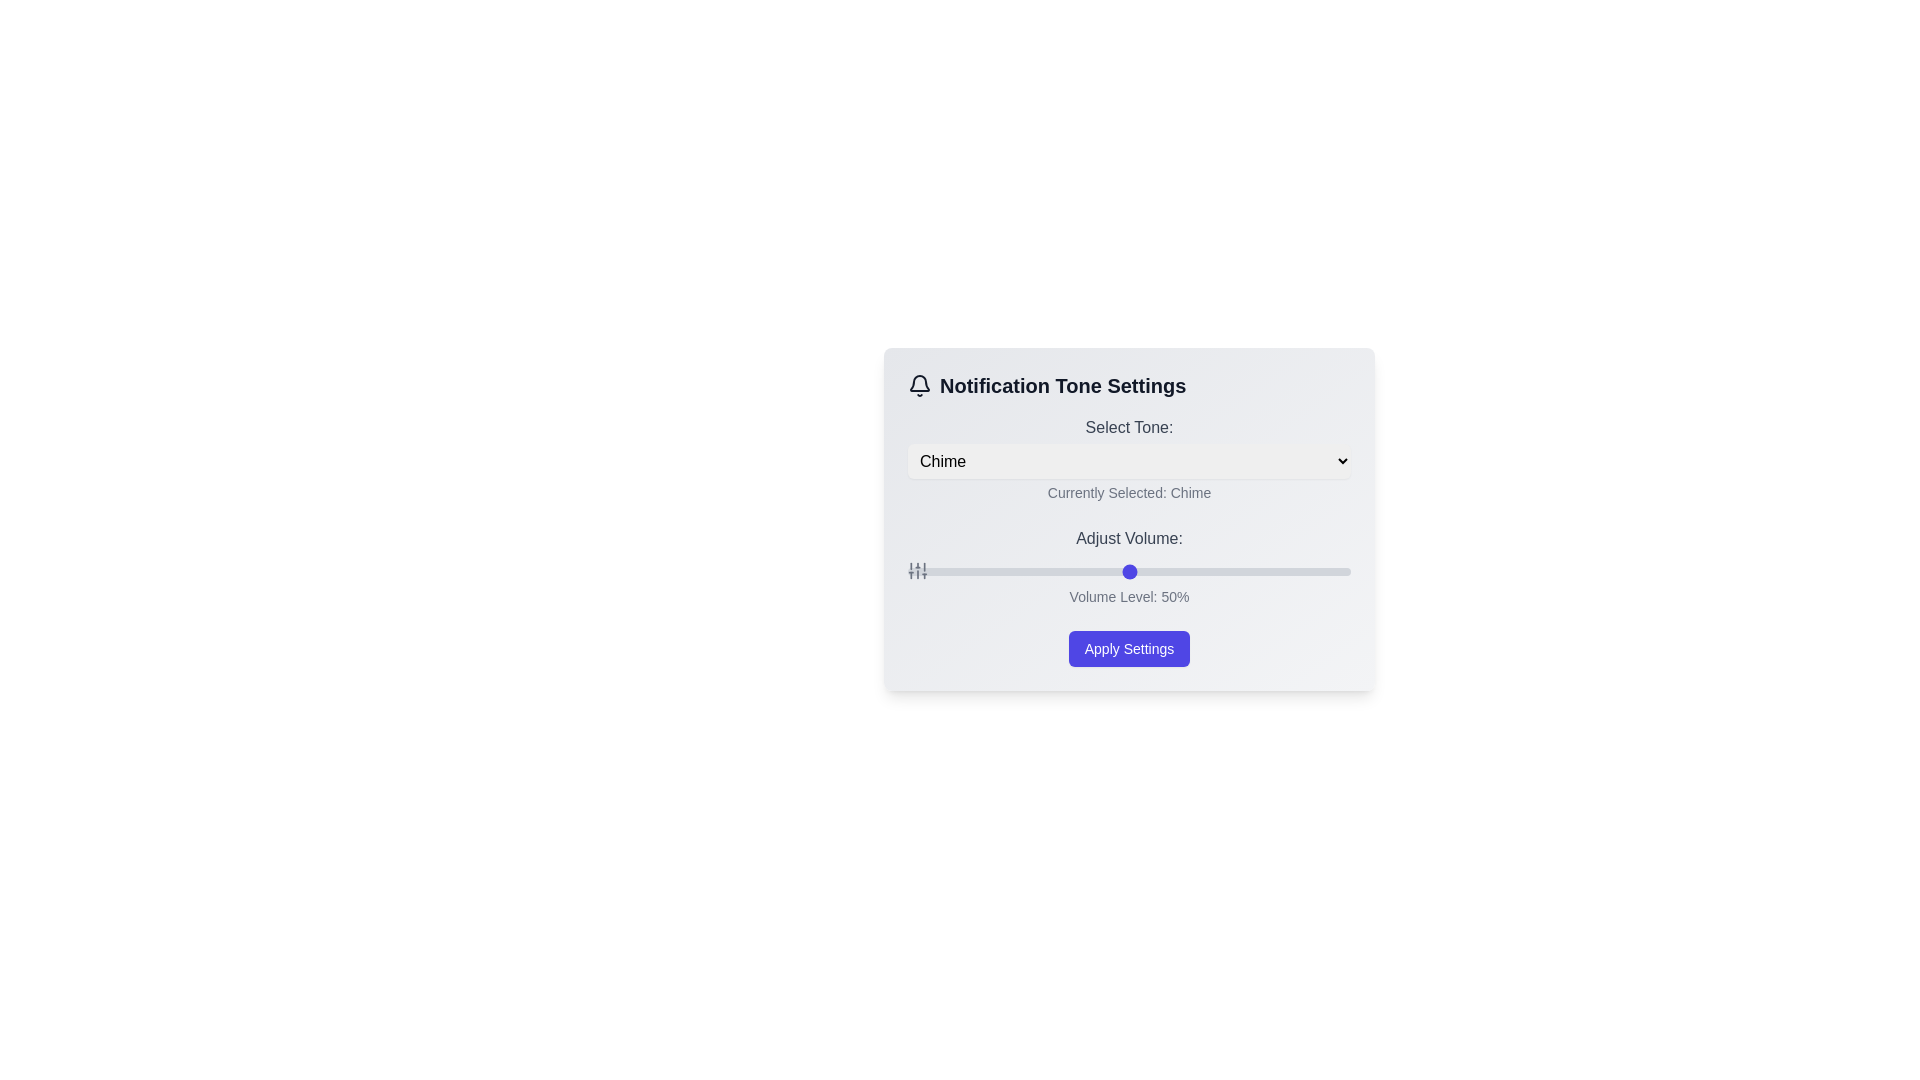 This screenshot has height=1080, width=1920. Describe the element at coordinates (1129, 648) in the screenshot. I see `the apply button located at the bottom of the 'Notification Tone Settings' dialog box` at that location.